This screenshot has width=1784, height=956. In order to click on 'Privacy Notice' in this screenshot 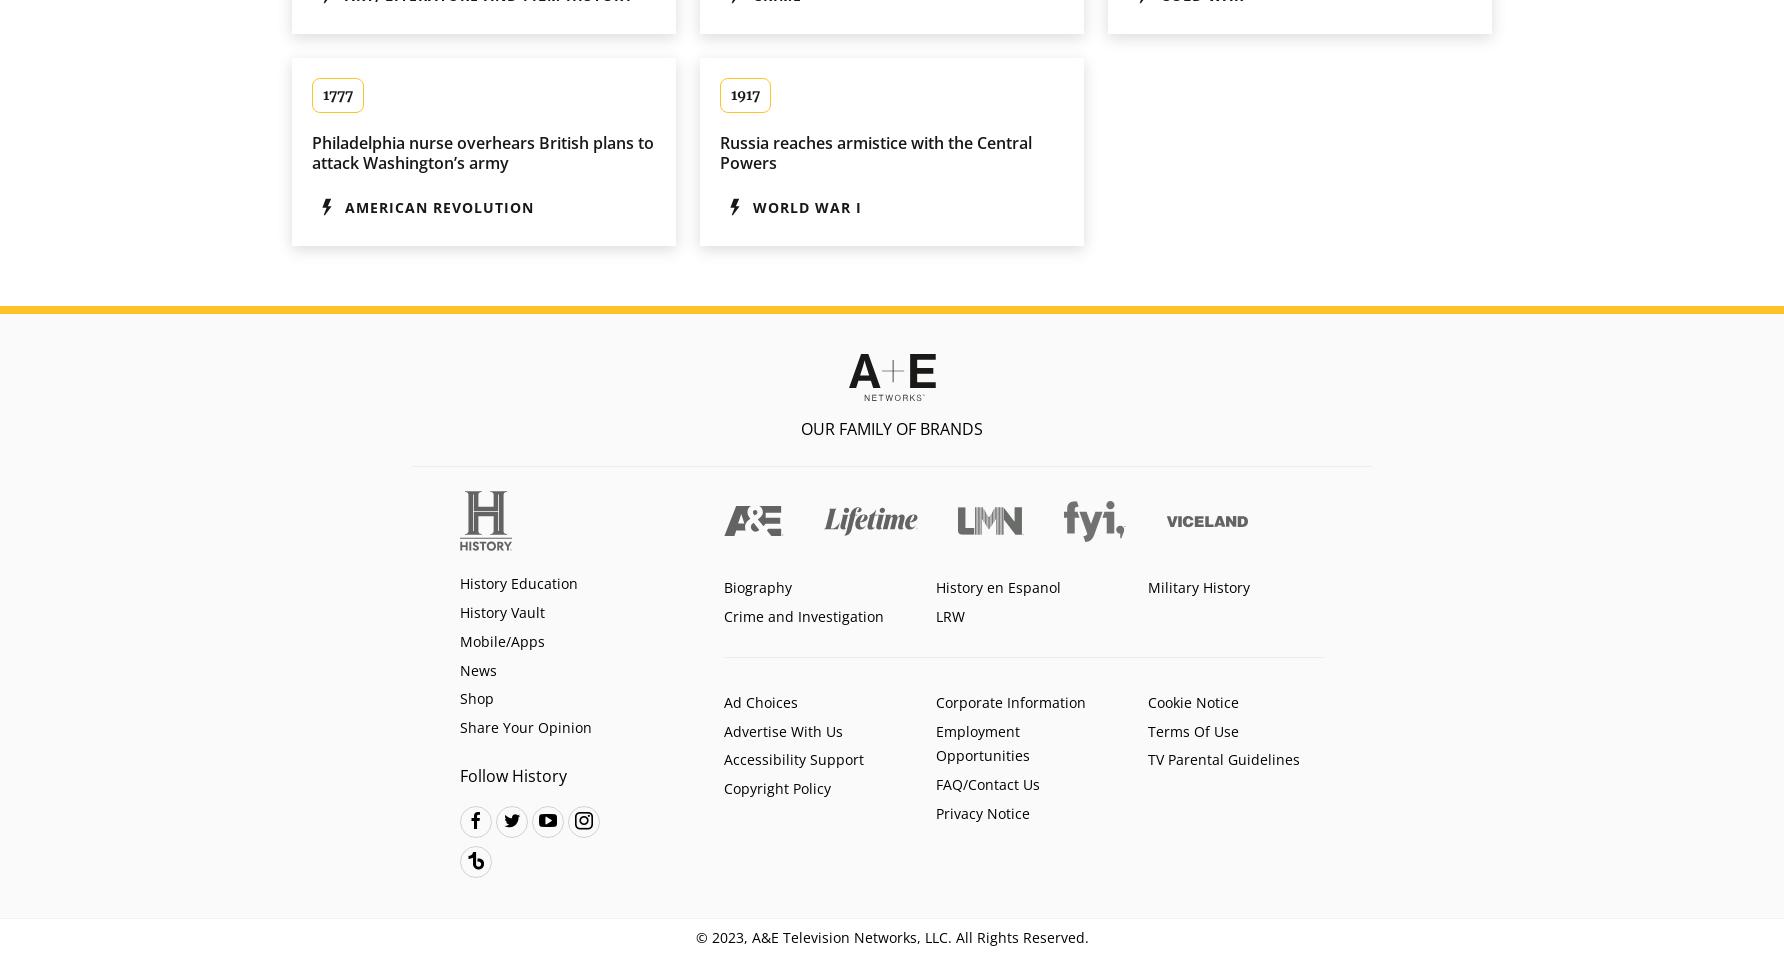, I will do `click(936, 812)`.